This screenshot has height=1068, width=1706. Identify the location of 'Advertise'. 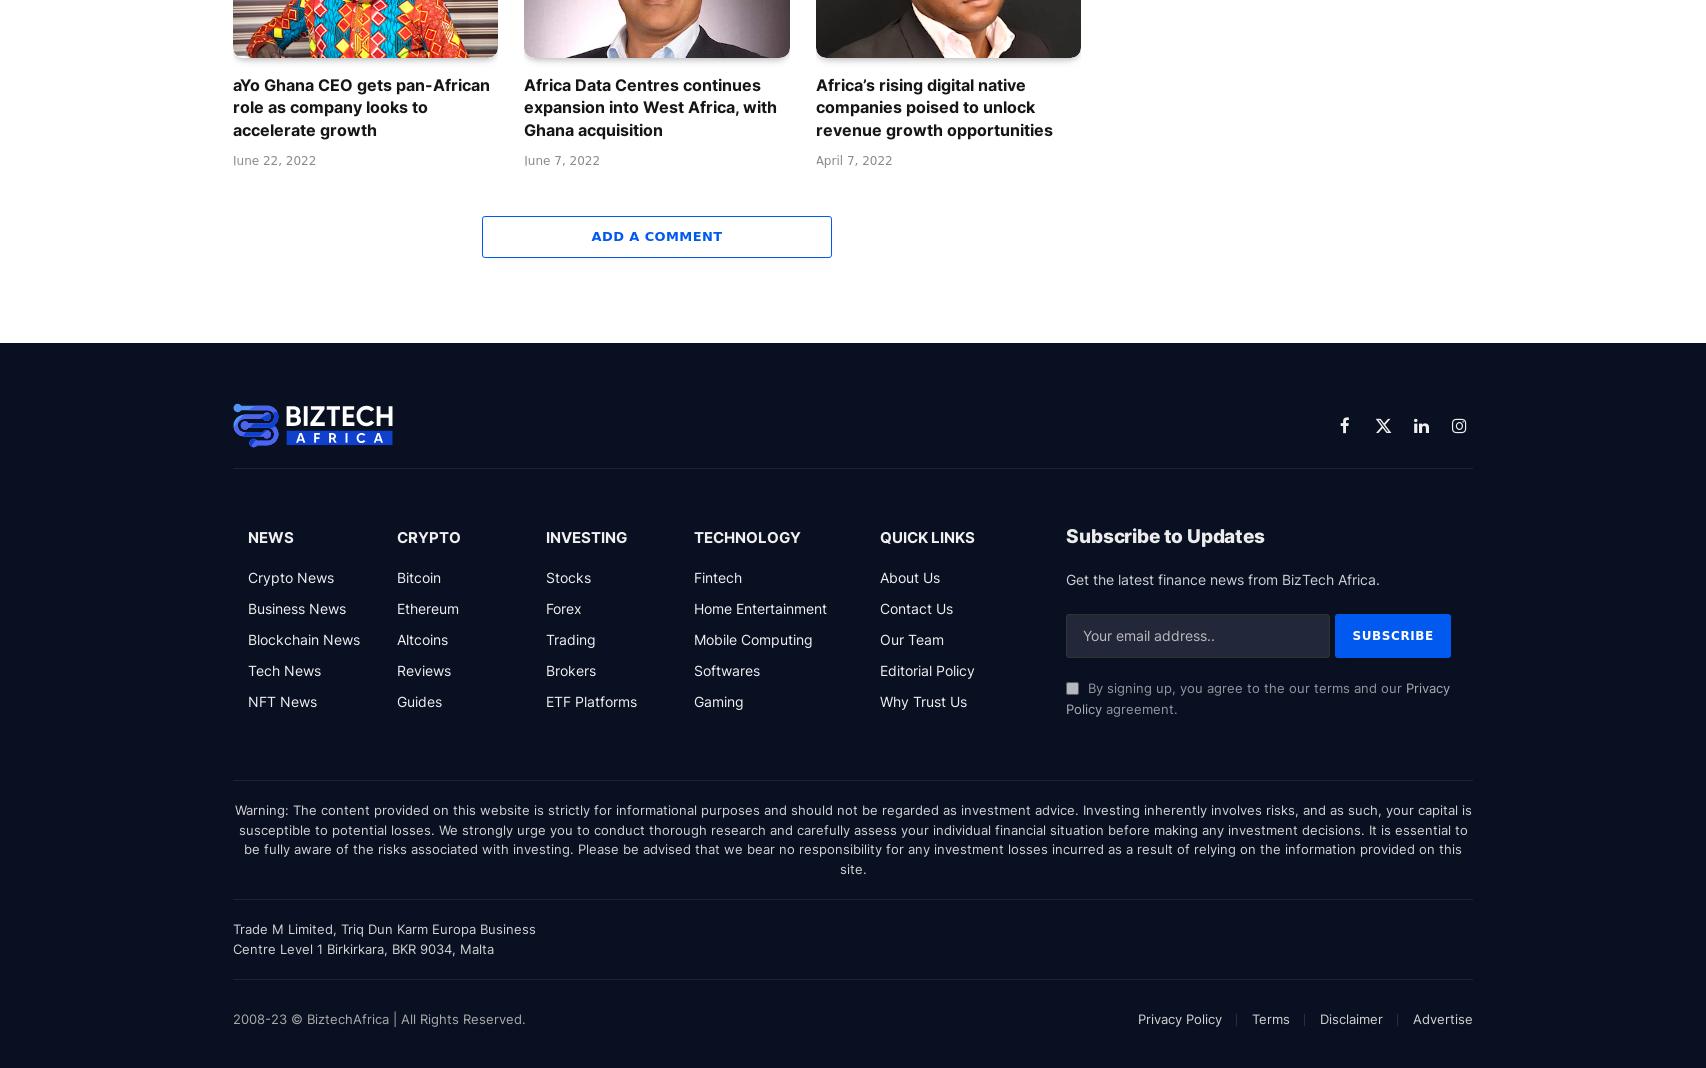
(1412, 1018).